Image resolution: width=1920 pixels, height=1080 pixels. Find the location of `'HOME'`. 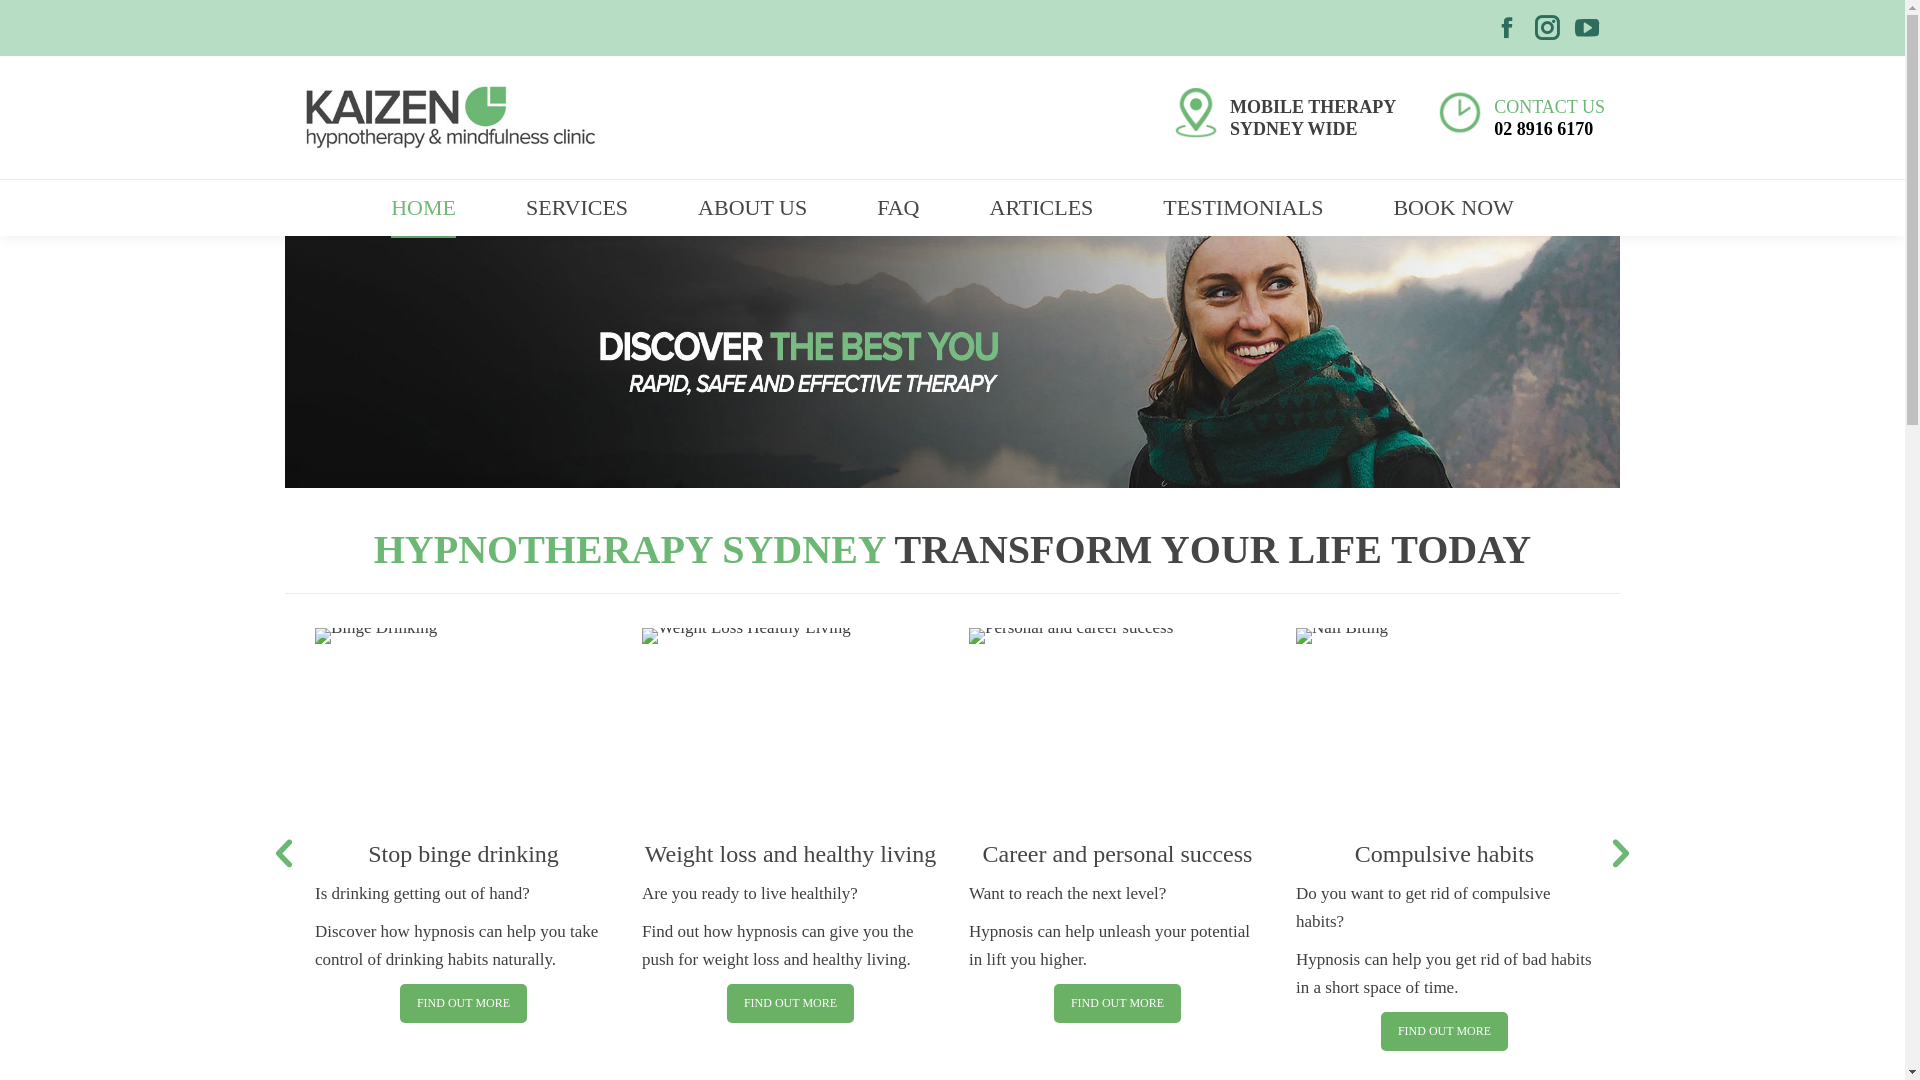

'HOME' is located at coordinates (422, 208).